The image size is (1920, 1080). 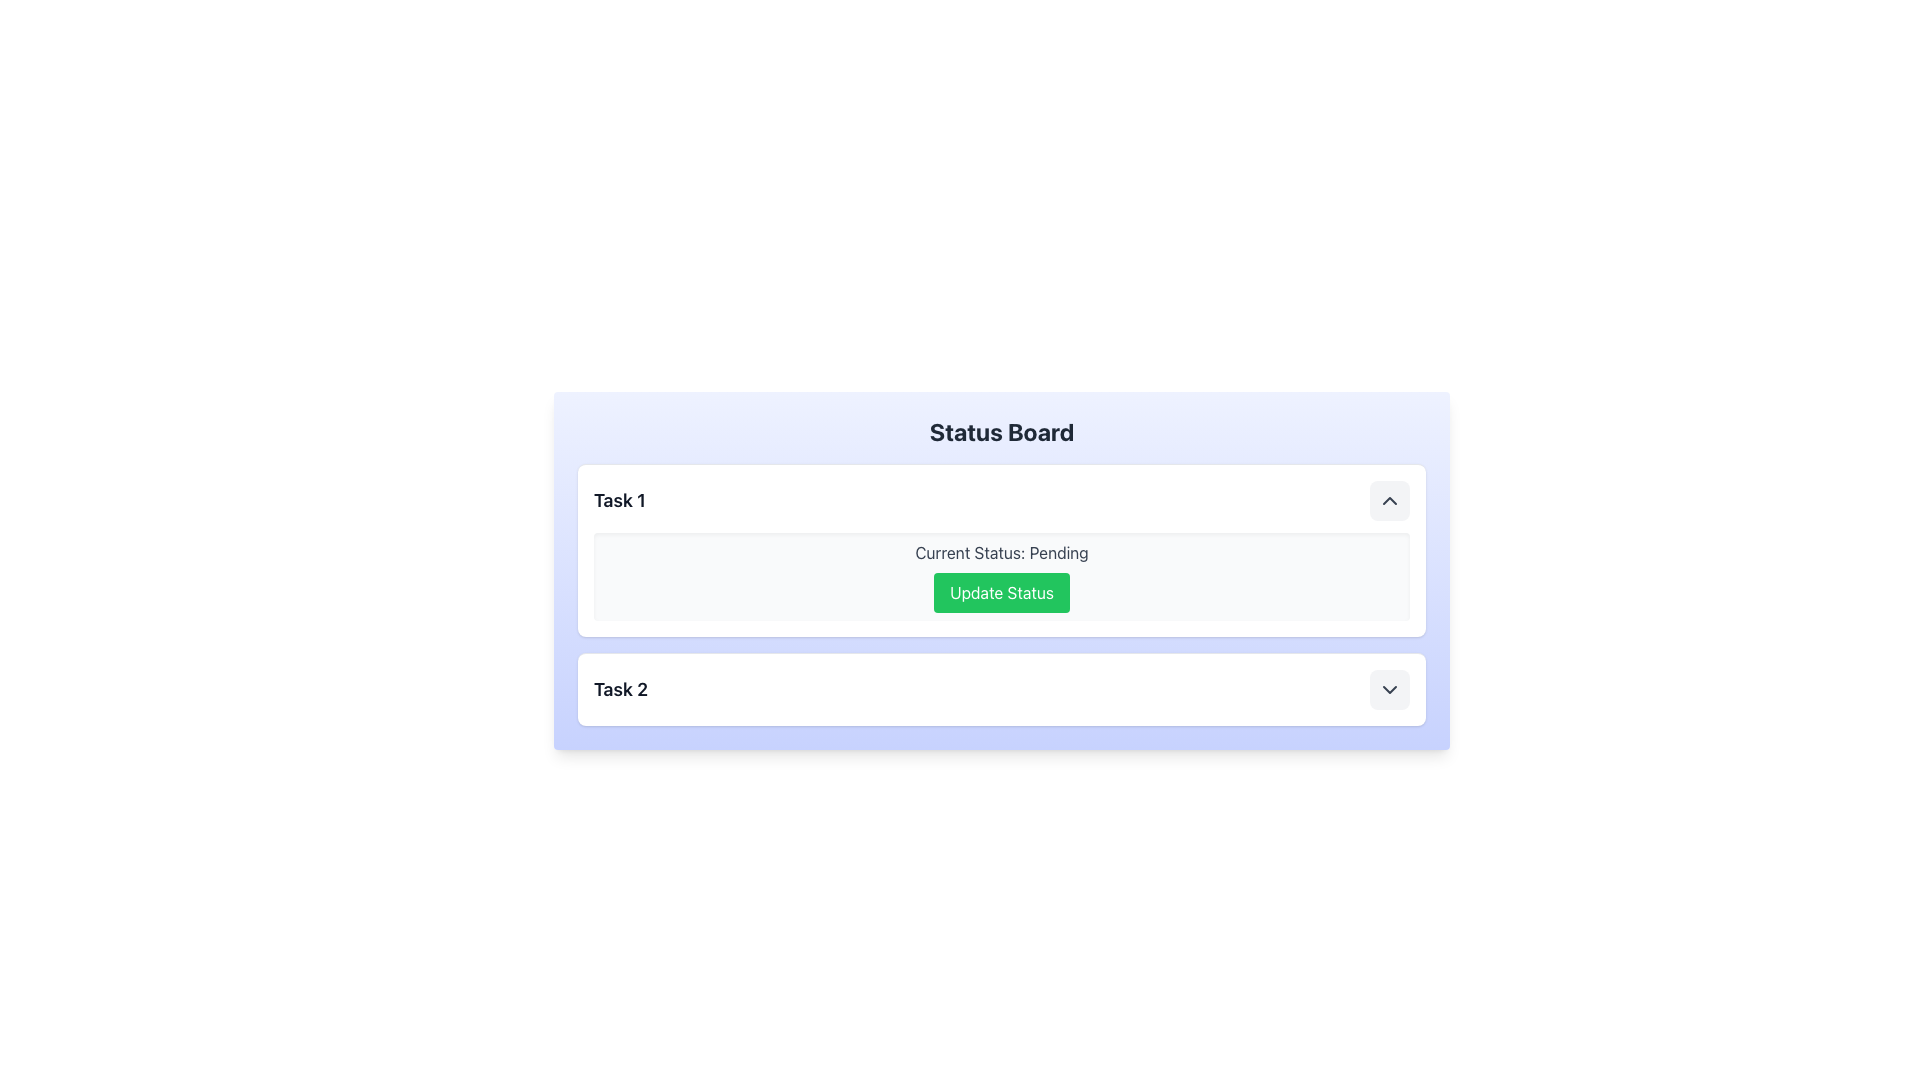 What do you see at coordinates (1002, 688) in the screenshot?
I see `the second task card representing 'Task 2' in the task management interface` at bounding box center [1002, 688].